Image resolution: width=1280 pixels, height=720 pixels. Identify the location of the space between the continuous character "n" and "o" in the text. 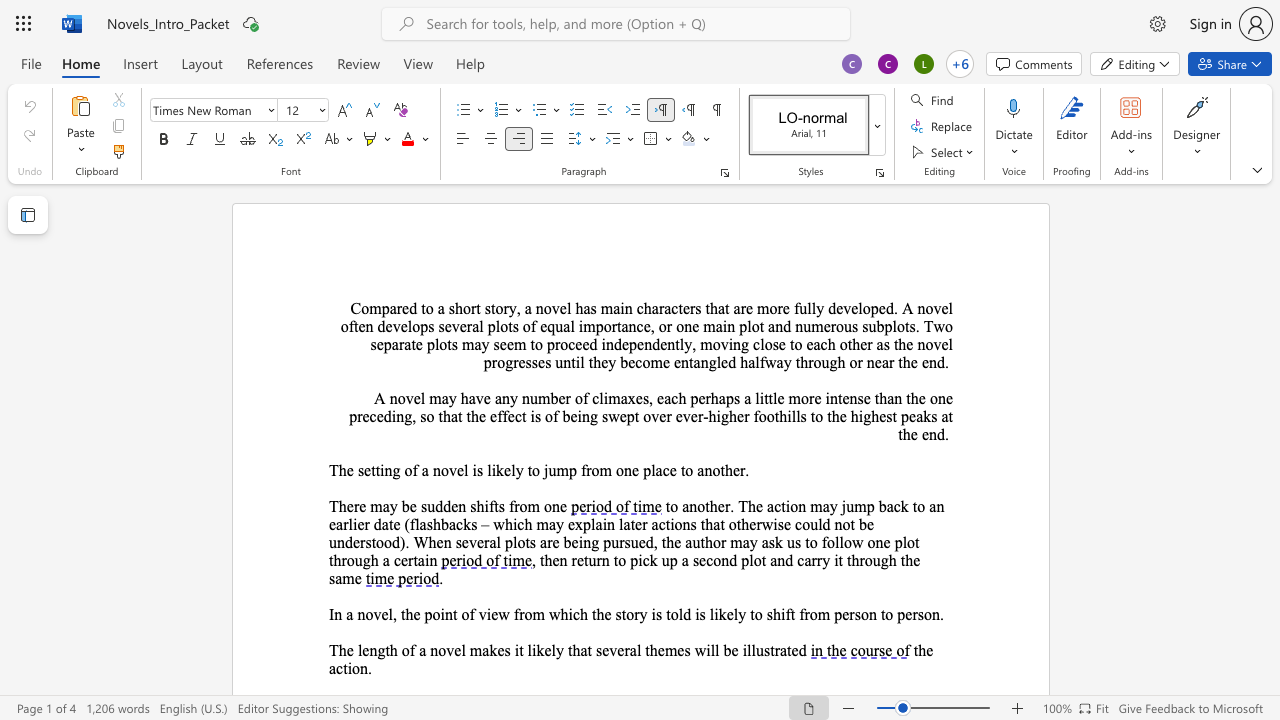
(397, 398).